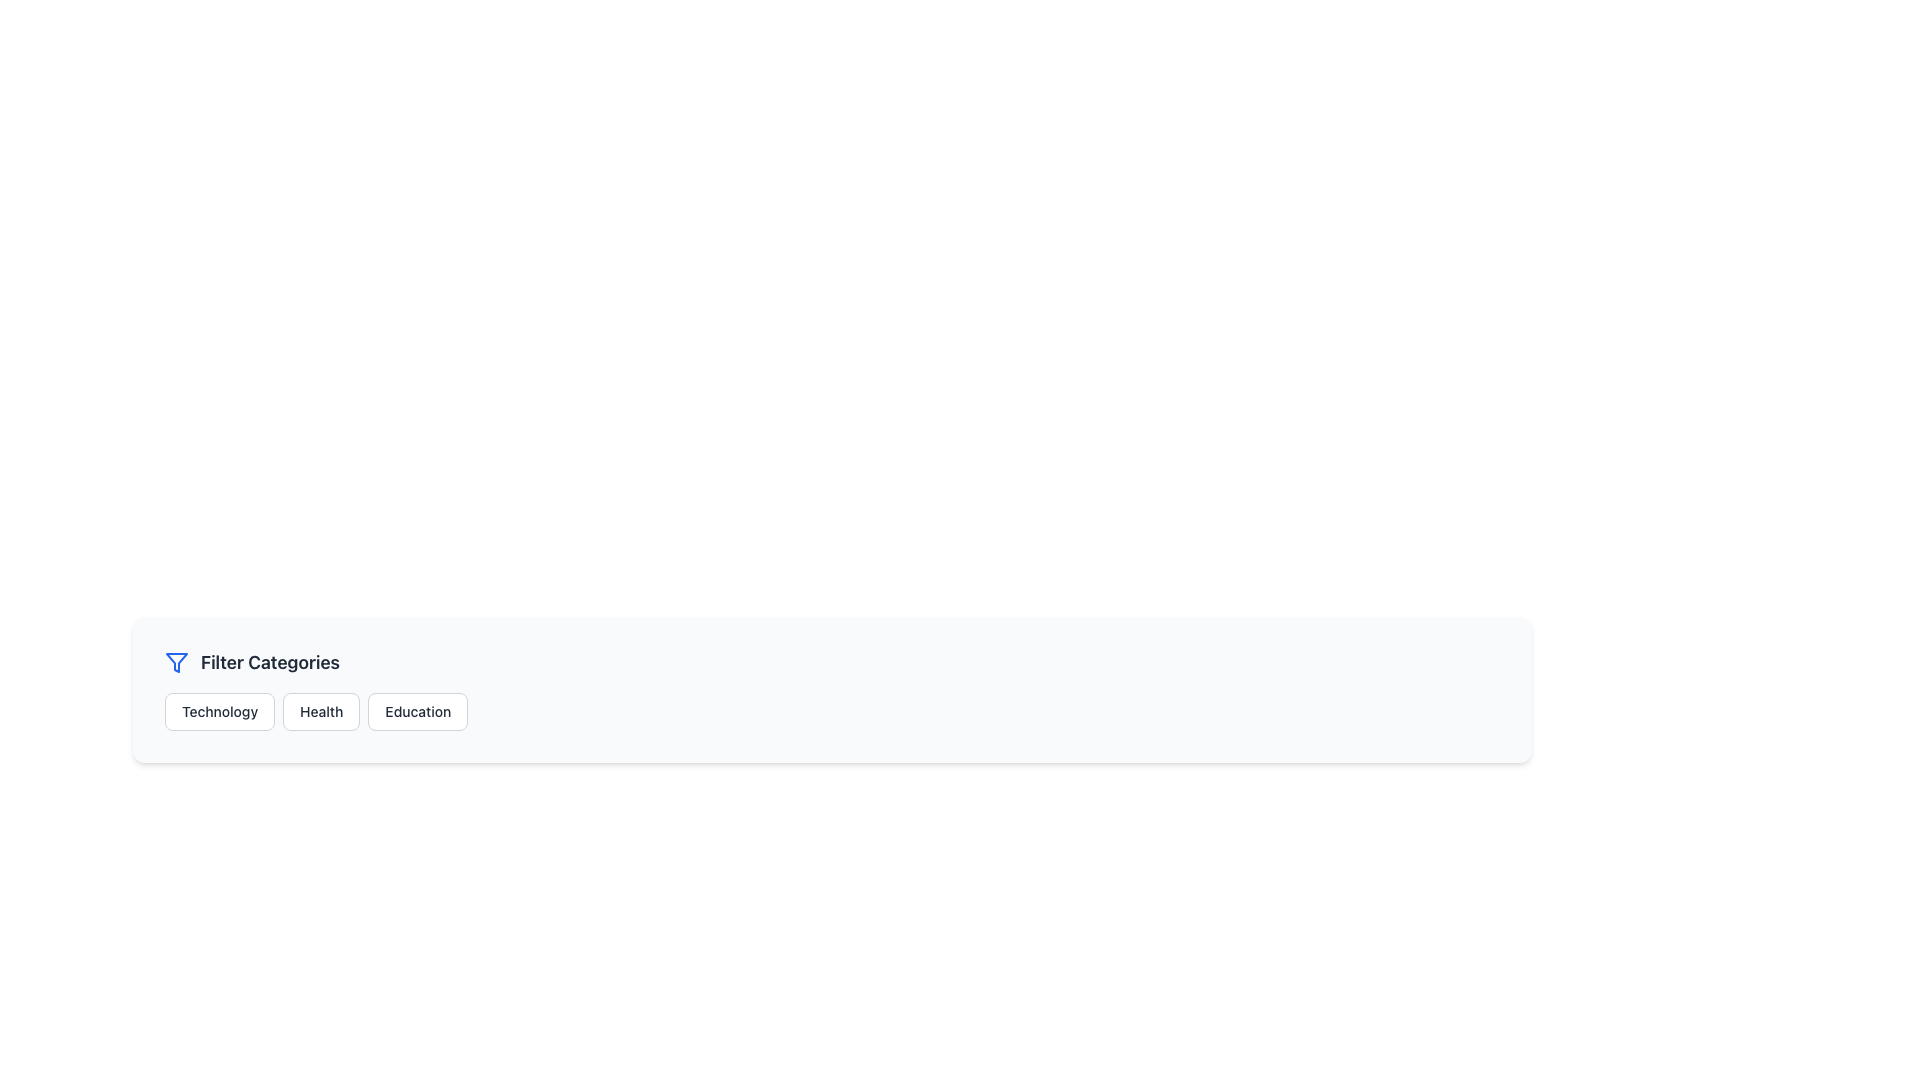 The height and width of the screenshot is (1080, 1920). Describe the element at coordinates (177, 663) in the screenshot. I see `the filter icon located in the top-left corner, adjacent to the 'Filter Categories' label` at that location.